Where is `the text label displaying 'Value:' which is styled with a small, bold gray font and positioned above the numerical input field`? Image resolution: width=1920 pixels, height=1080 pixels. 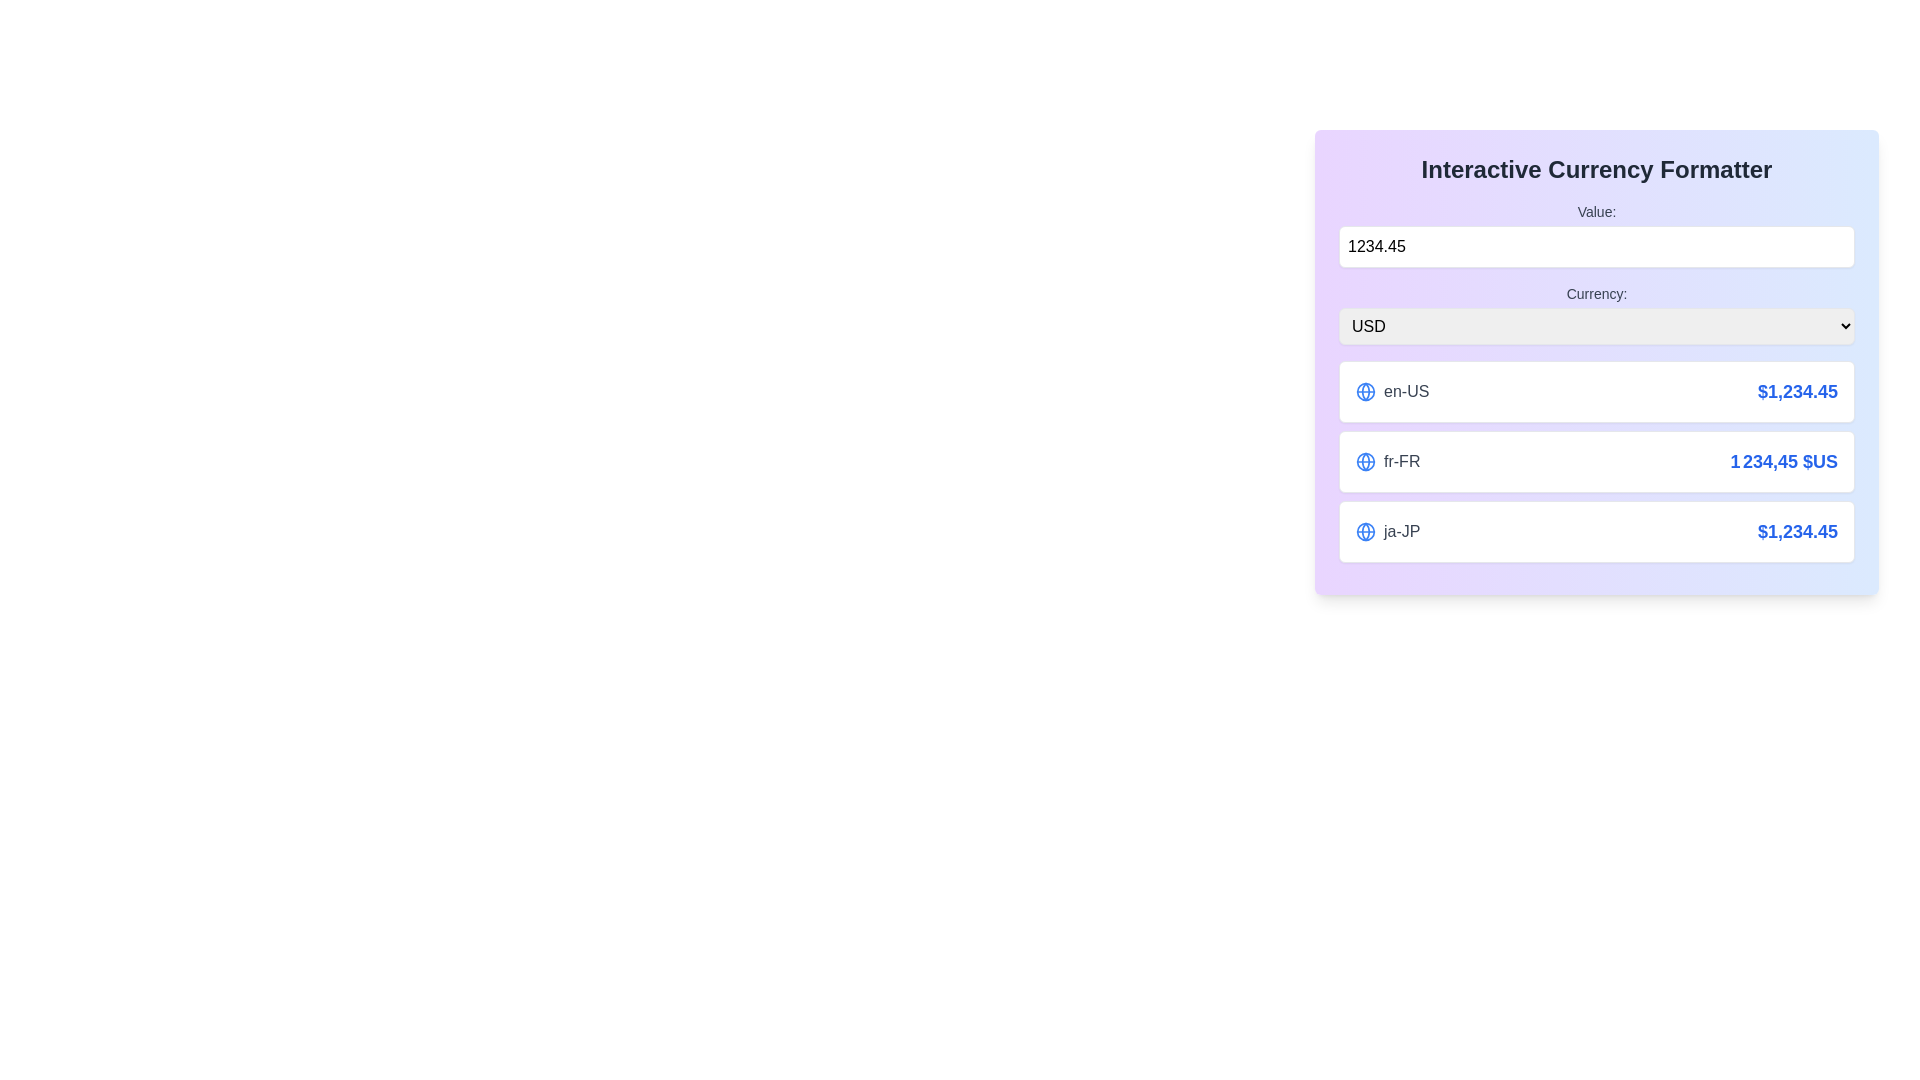 the text label displaying 'Value:' which is styled with a small, bold gray font and positioned above the numerical input field is located at coordinates (1596, 212).